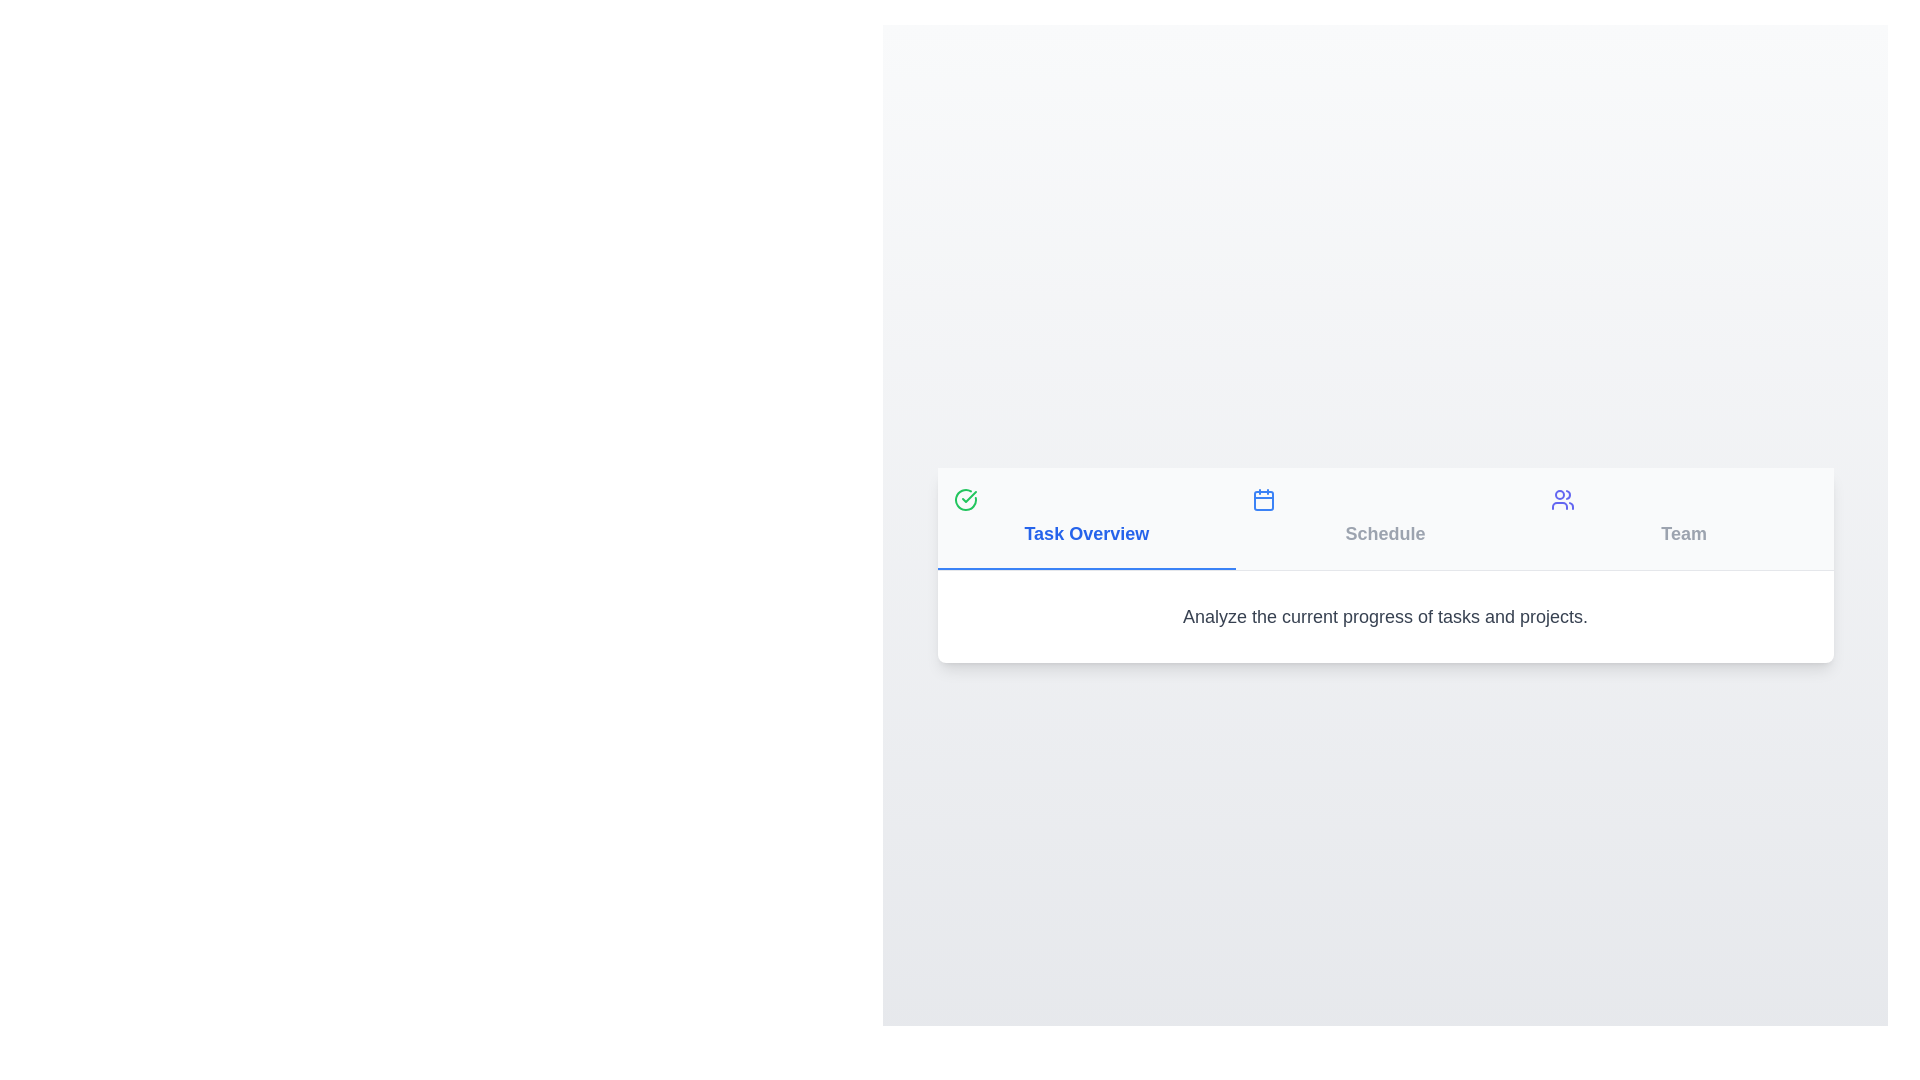 Image resolution: width=1920 pixels, height=1080 pixels. I want to click on the icon of the tab labeled 'Schedule' to inspect it visually, so click(1263, 498).